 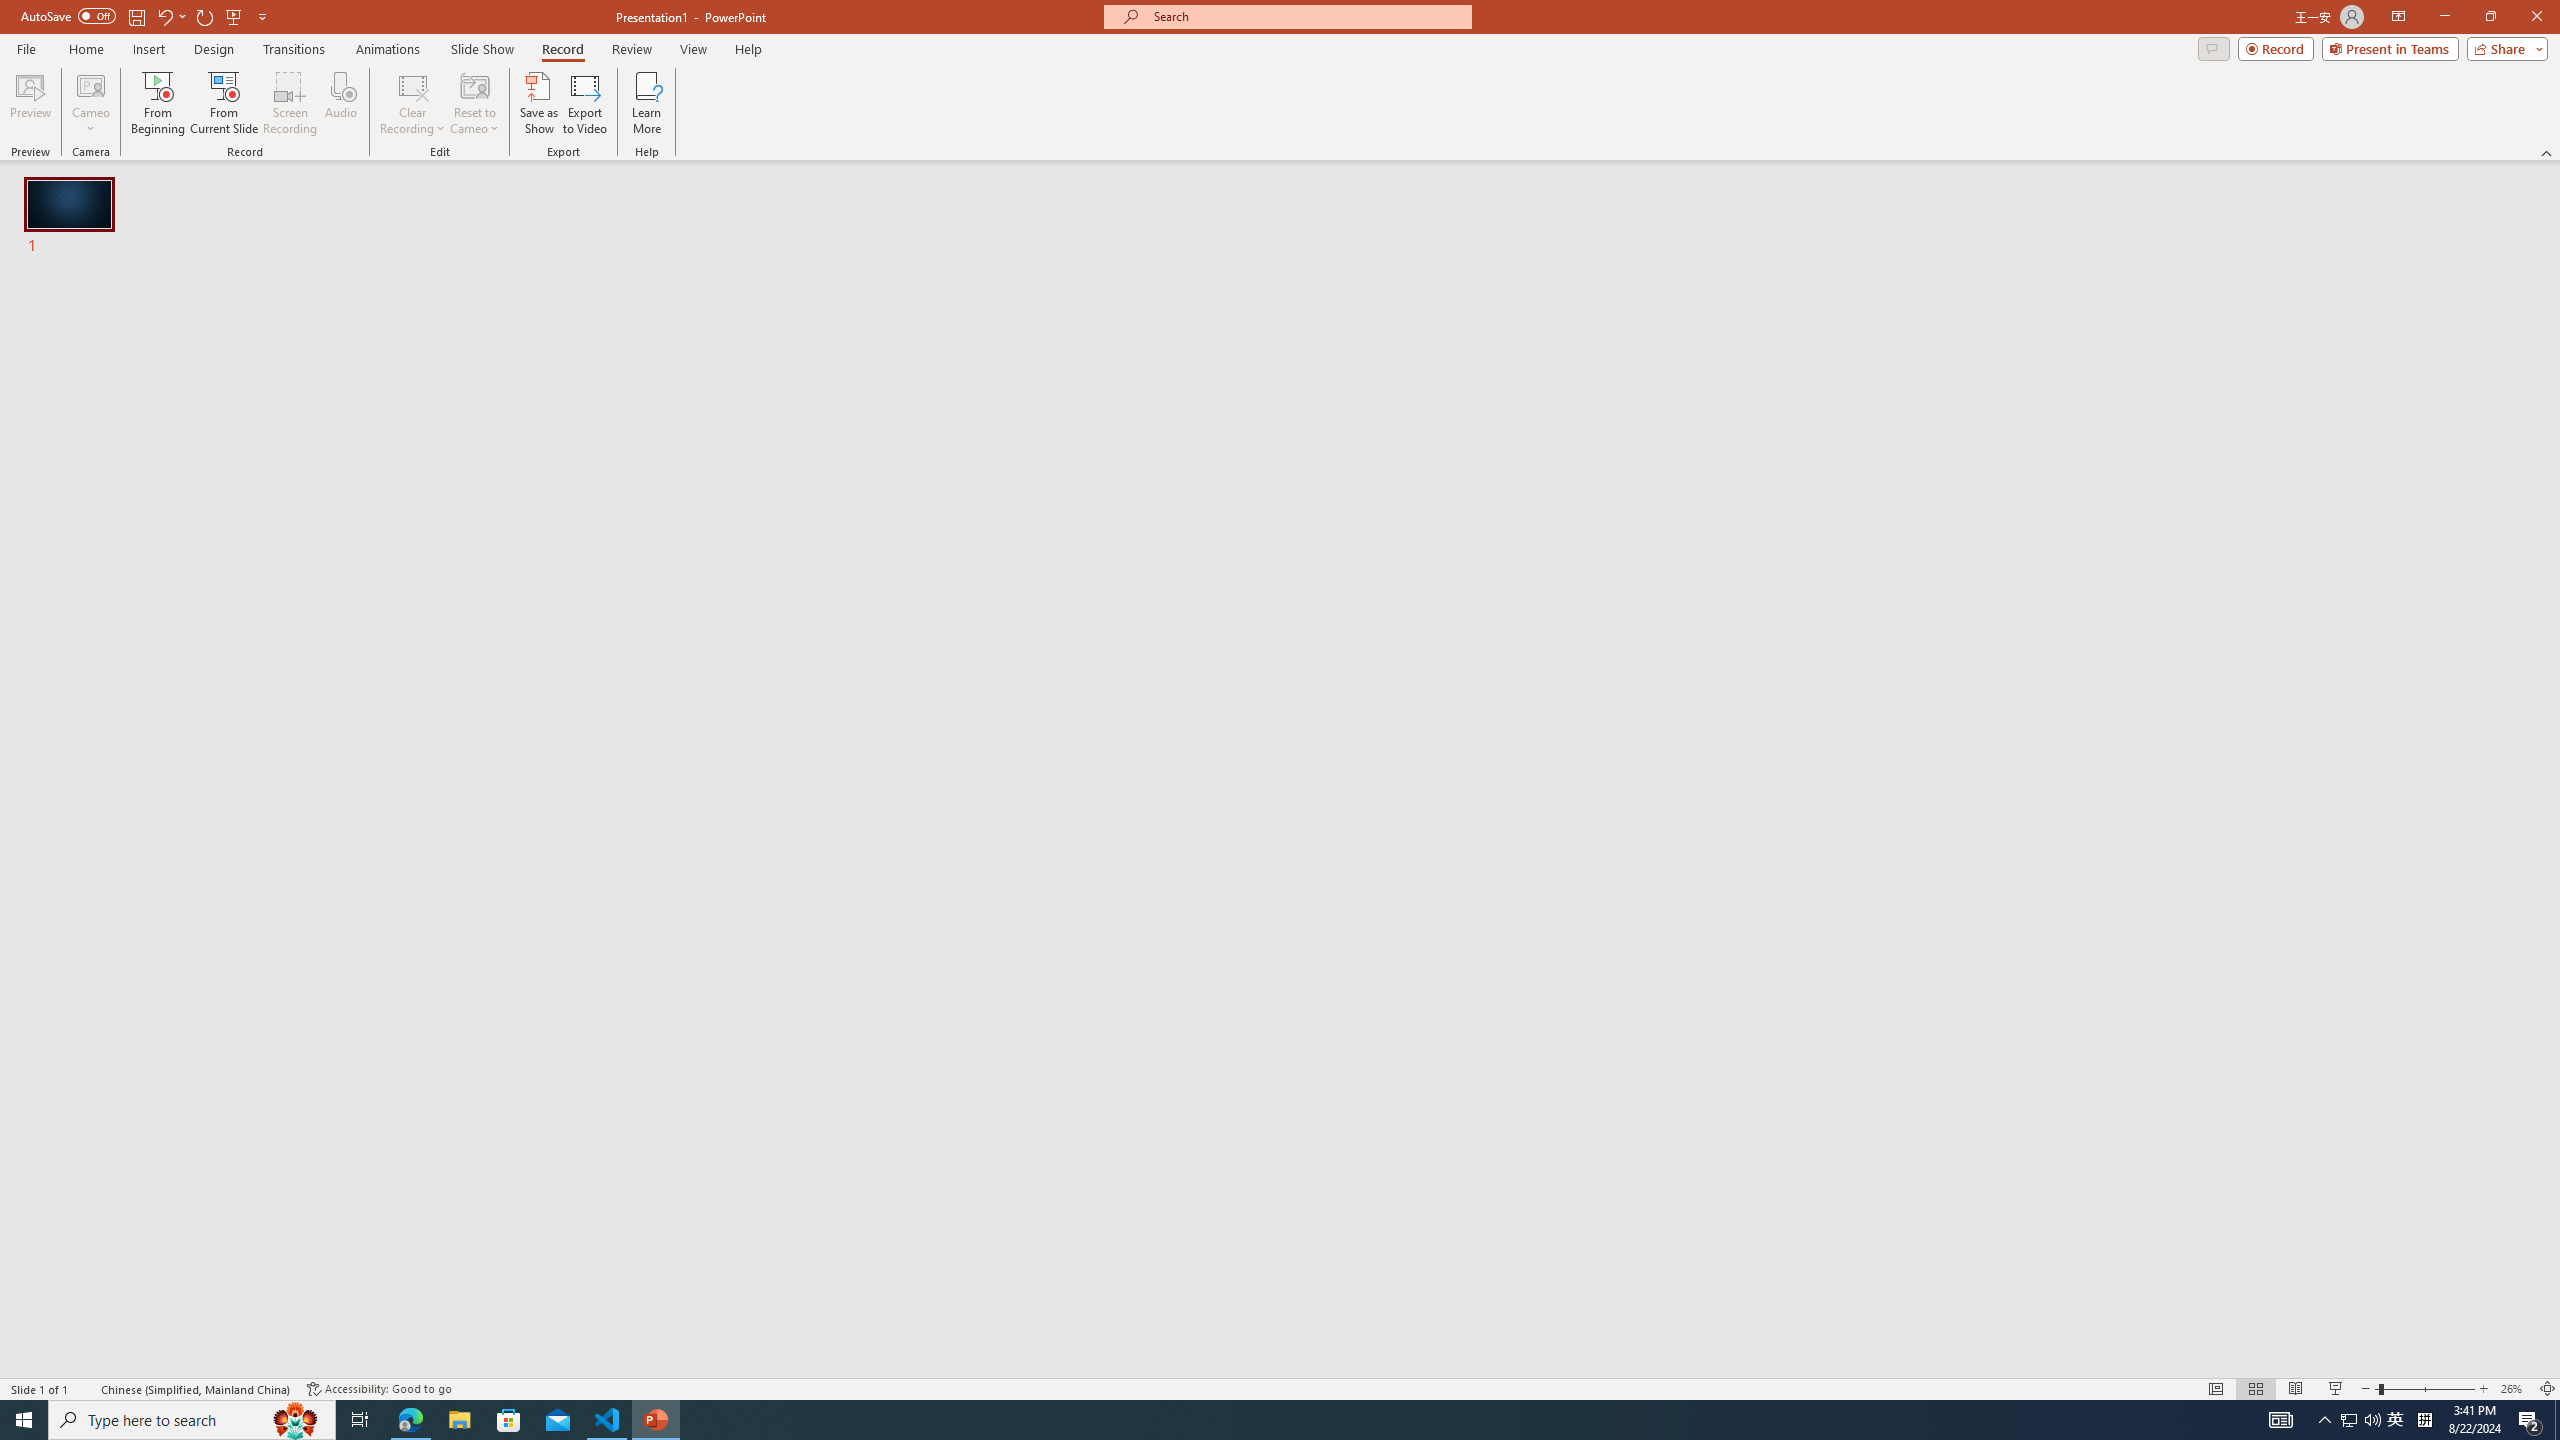 What do you see at coordinates (473, 103) in the screenshot?
I see `'Reset to Cameo'` at bounding box center [473, 103].